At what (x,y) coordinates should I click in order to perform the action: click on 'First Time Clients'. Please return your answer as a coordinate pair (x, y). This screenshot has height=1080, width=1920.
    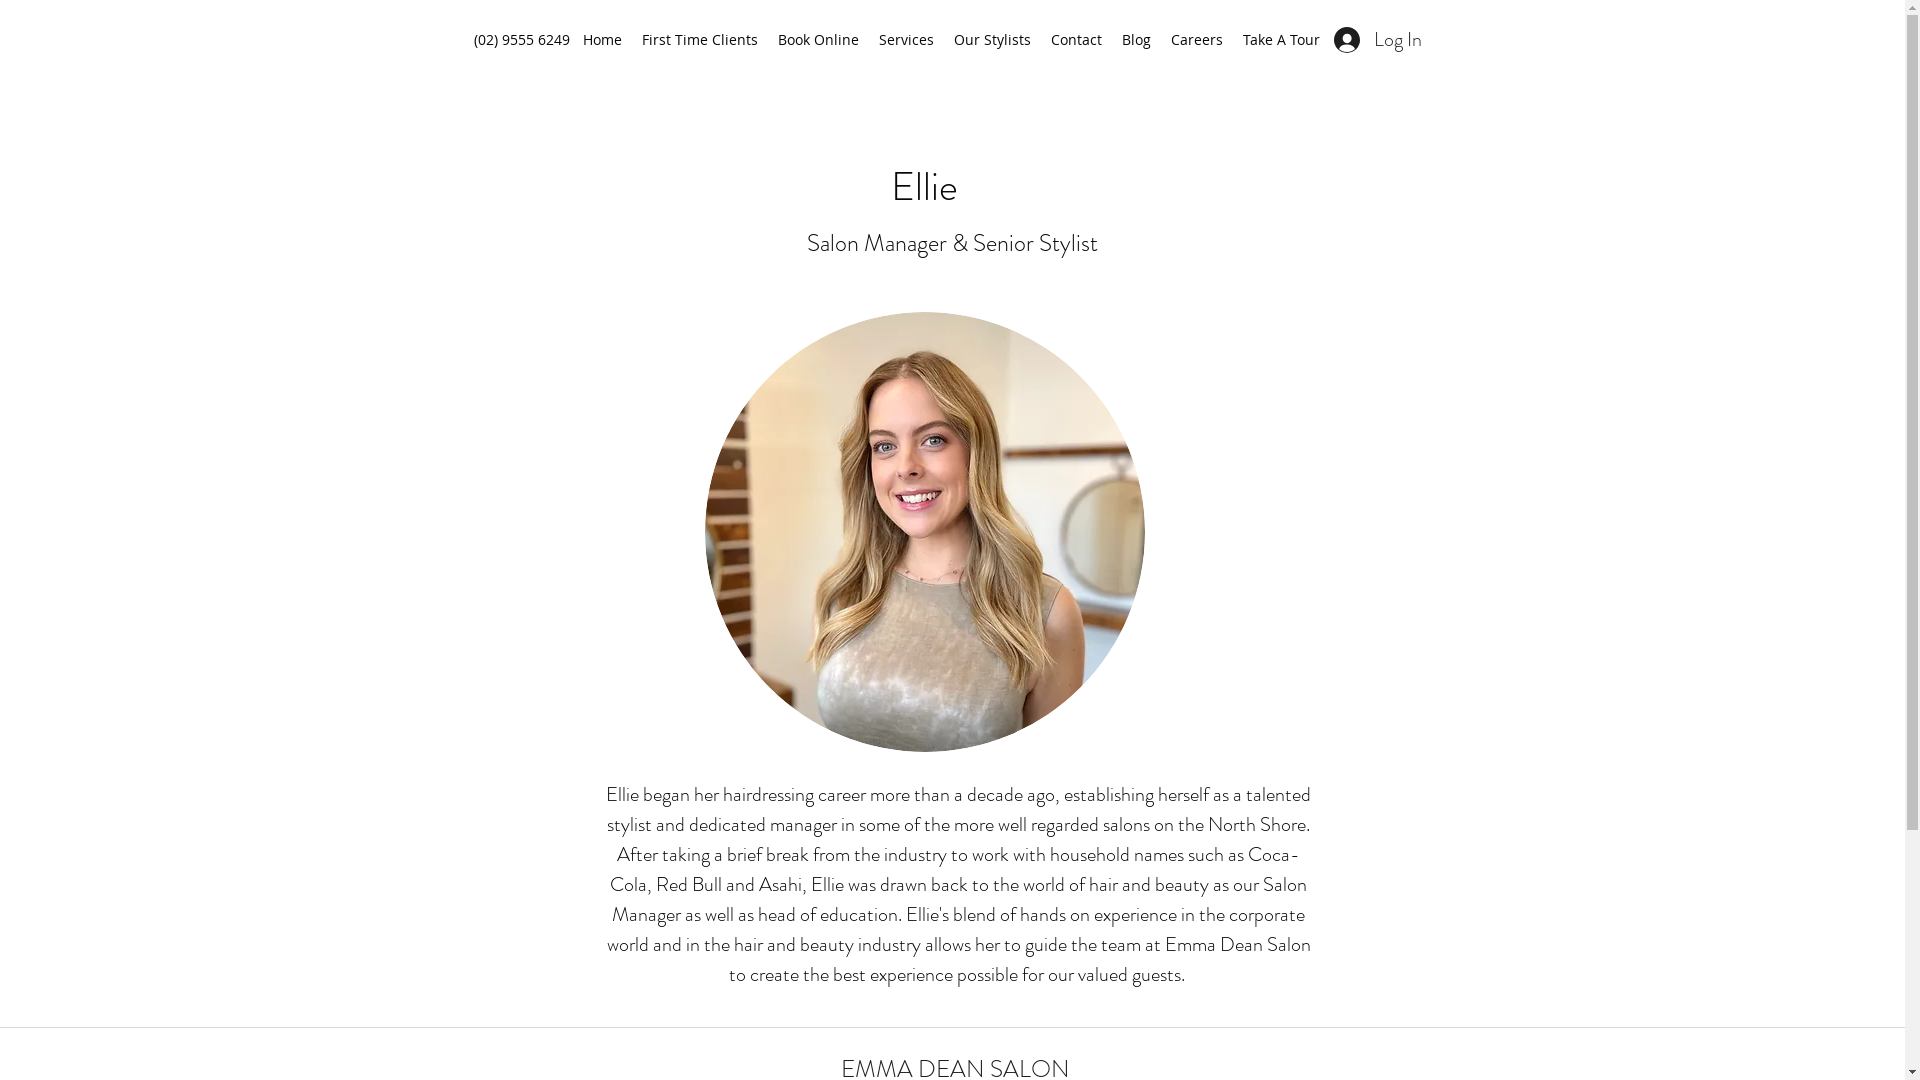
    Looking at the image, I should click on (700, 39).